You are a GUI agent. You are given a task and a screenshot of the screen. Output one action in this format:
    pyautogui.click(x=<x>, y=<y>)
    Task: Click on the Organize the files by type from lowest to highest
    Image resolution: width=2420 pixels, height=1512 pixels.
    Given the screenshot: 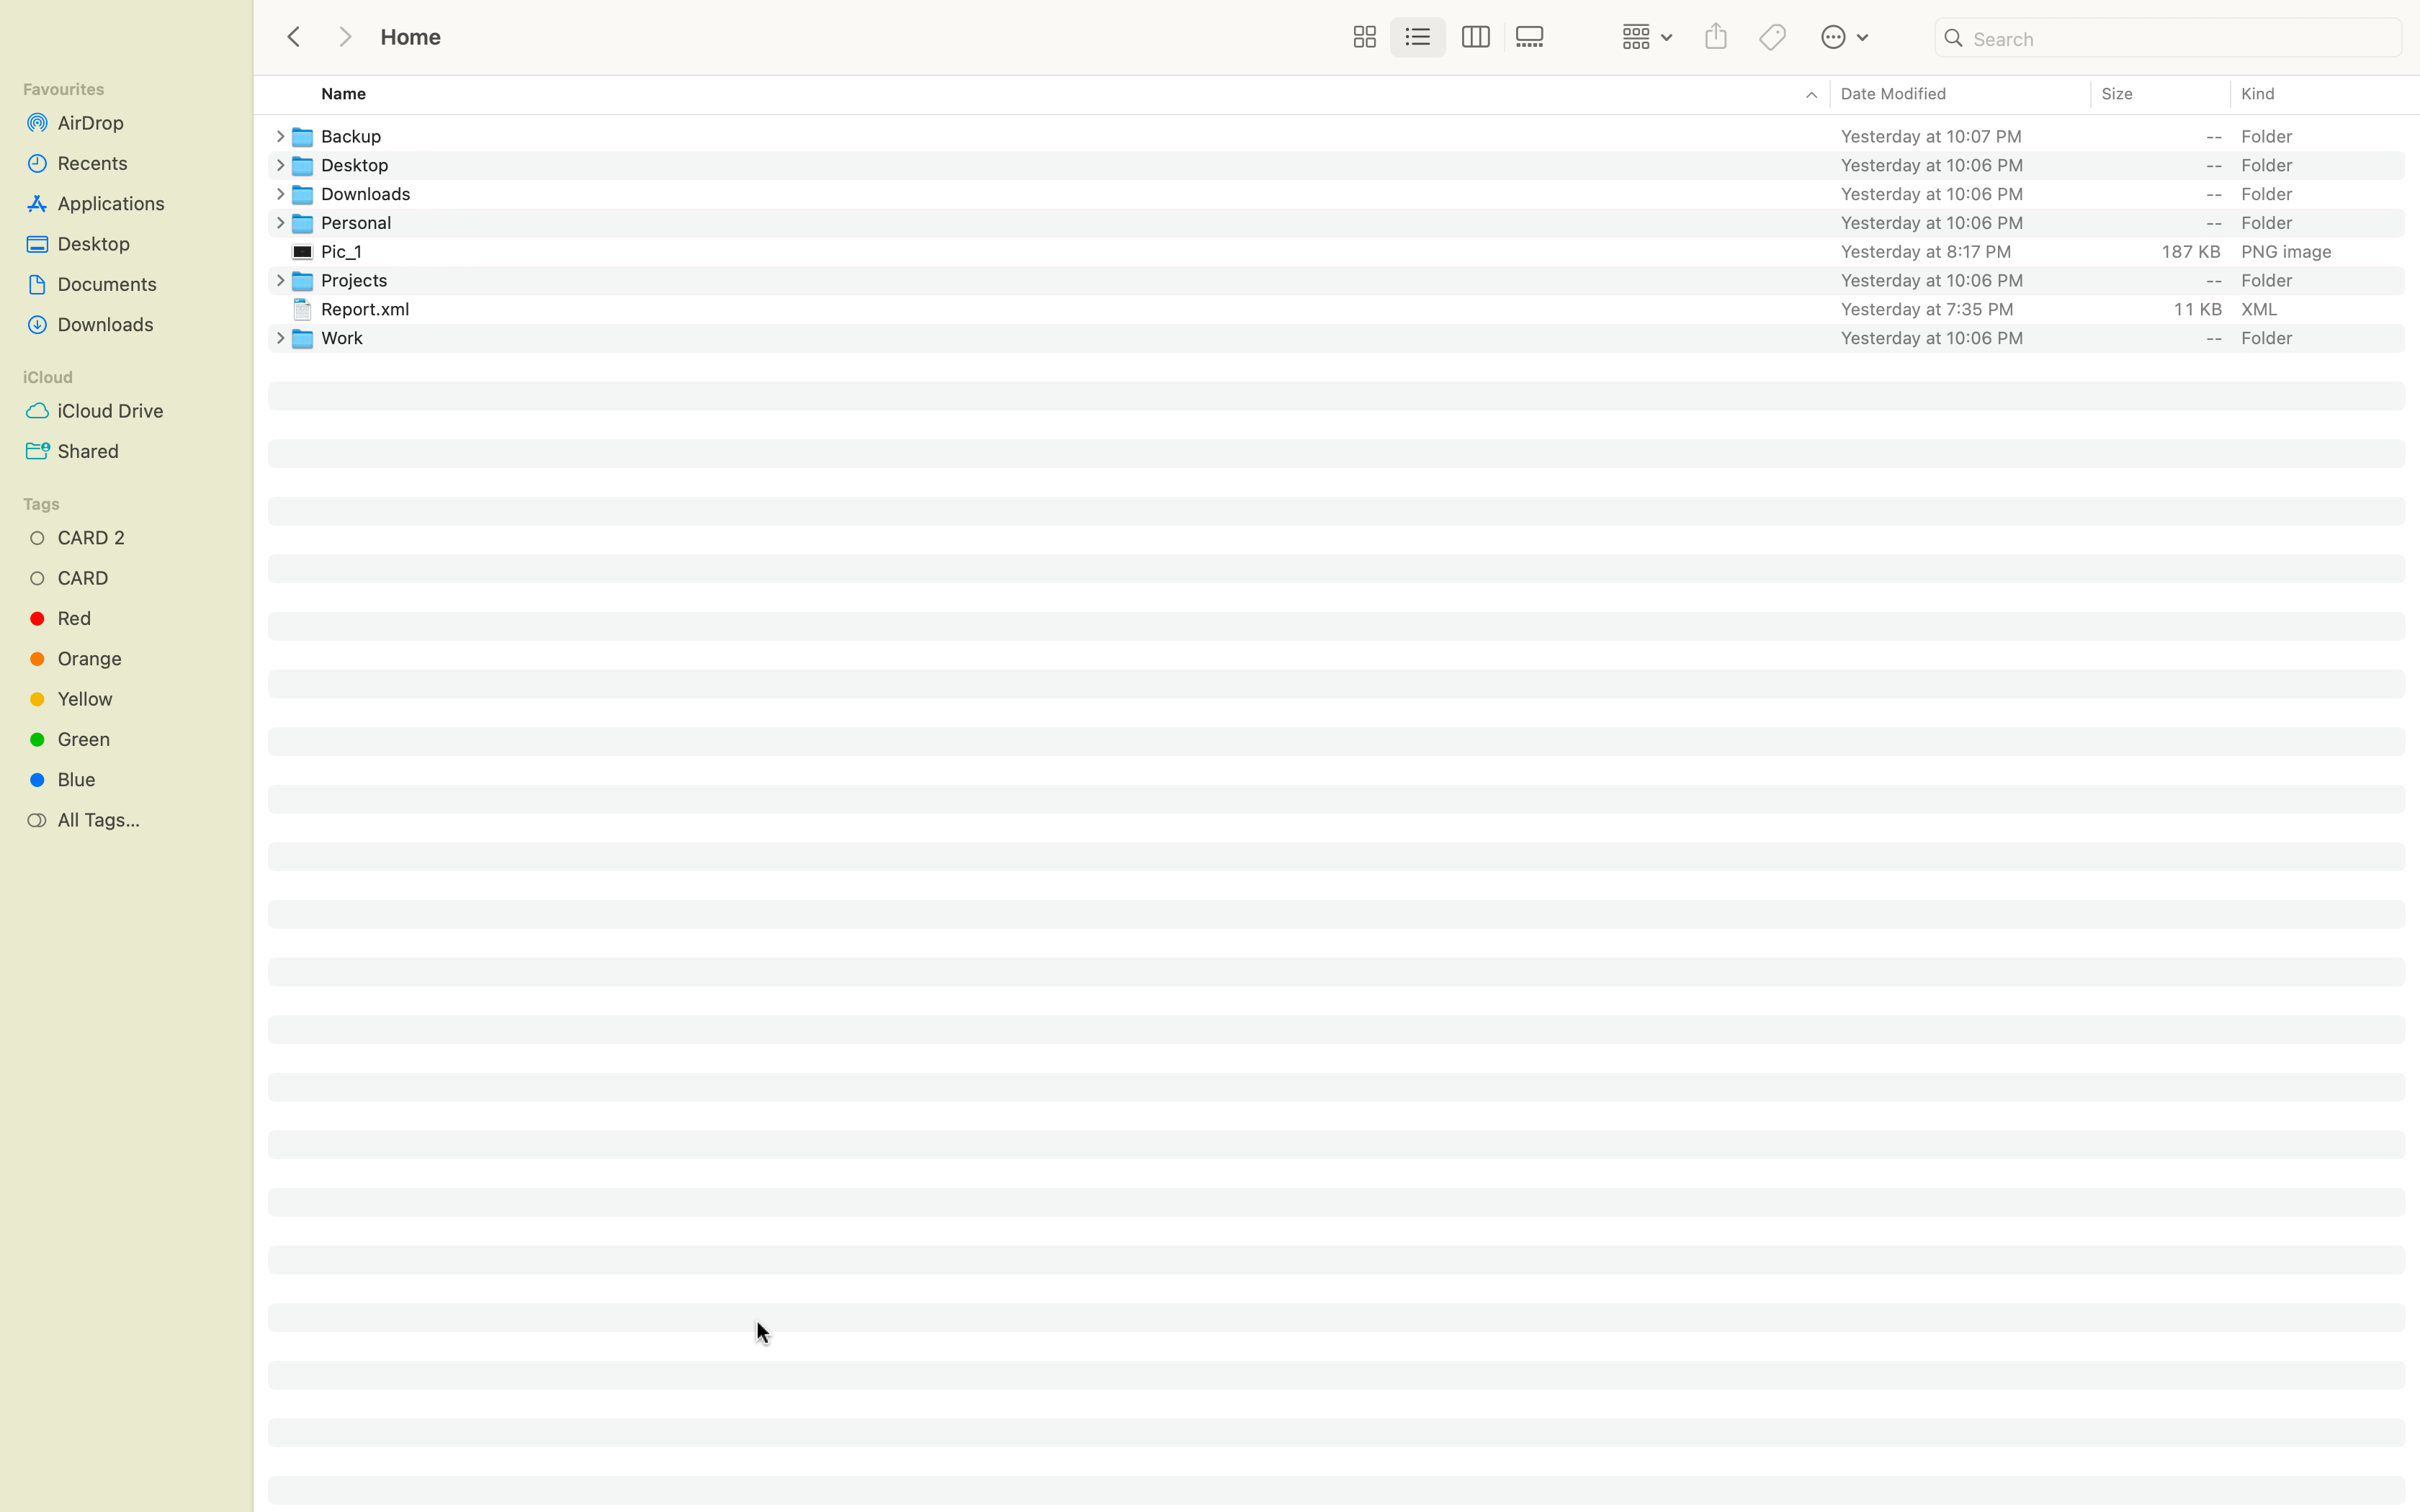 What is the action you would take?
    pyautogui.click(x=2313, y=94)
    